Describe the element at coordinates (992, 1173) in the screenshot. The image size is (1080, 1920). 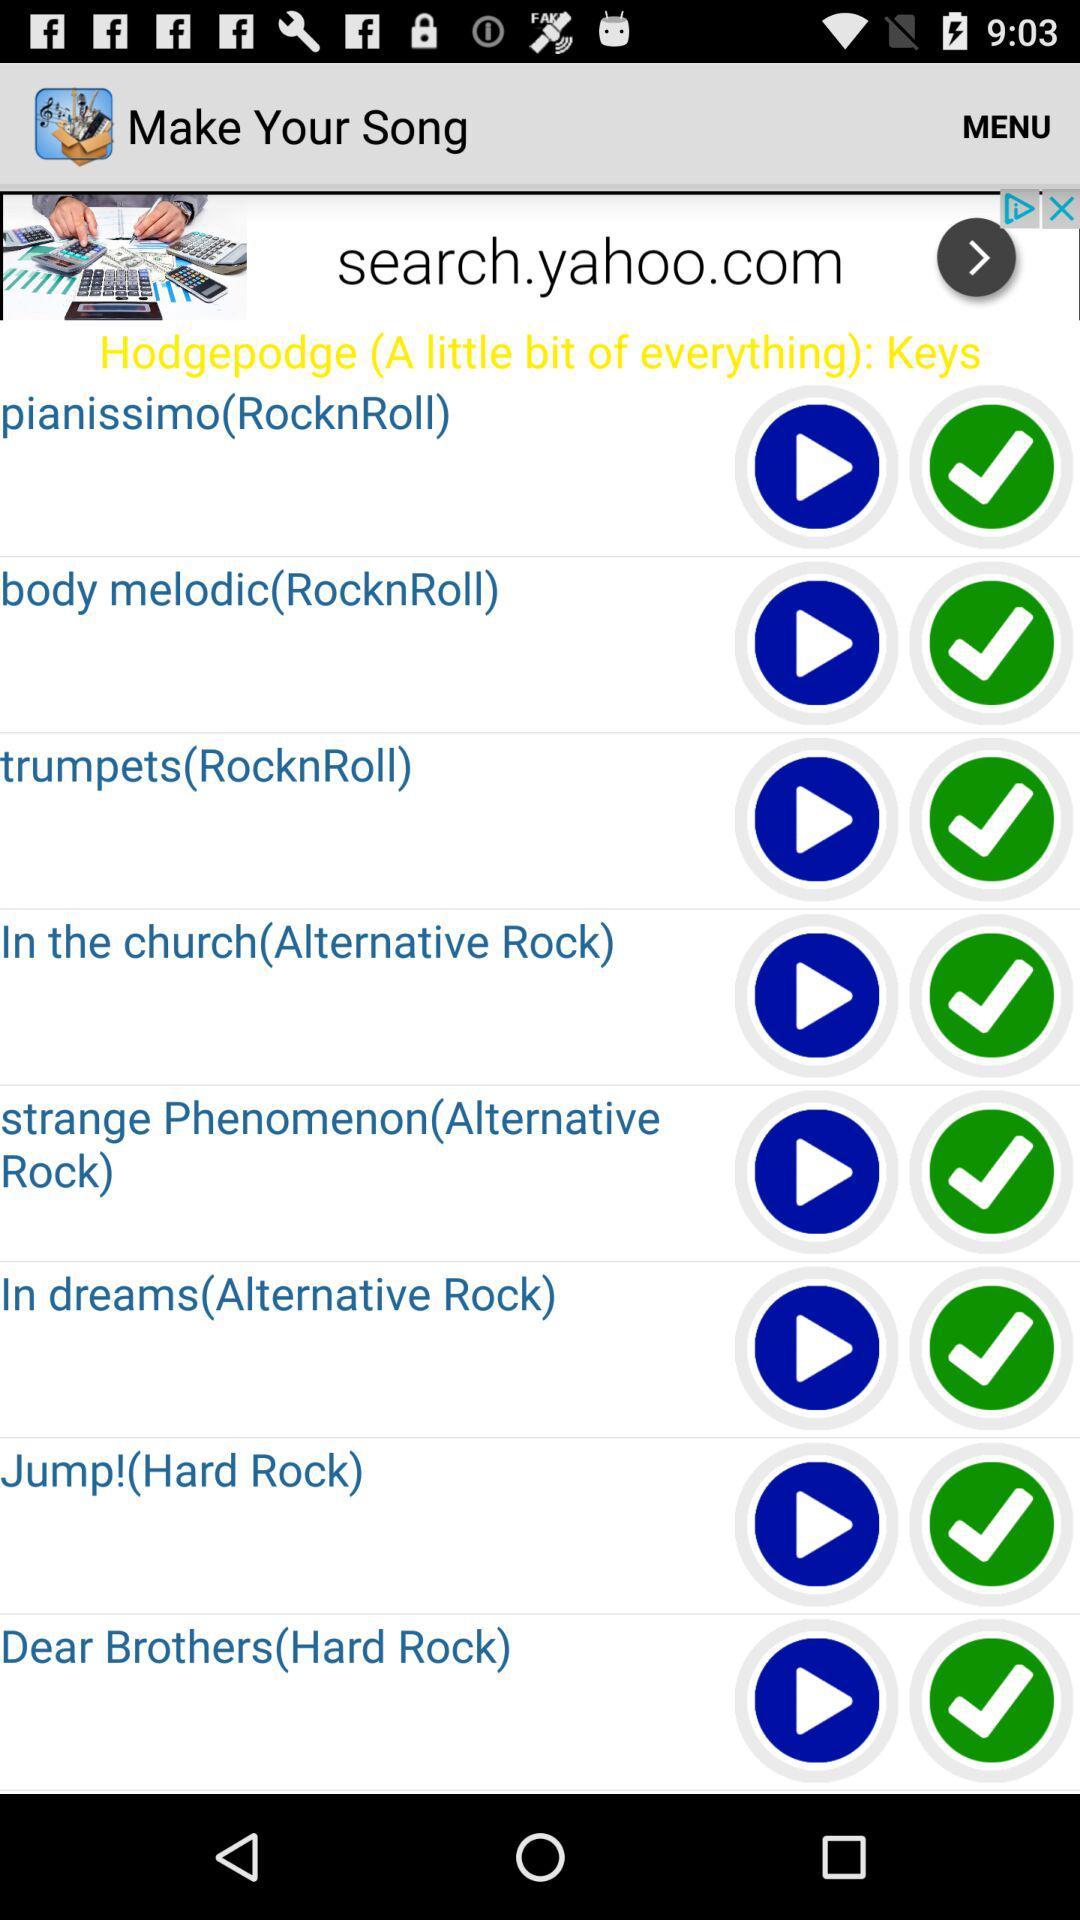
I see `check button` at that location.